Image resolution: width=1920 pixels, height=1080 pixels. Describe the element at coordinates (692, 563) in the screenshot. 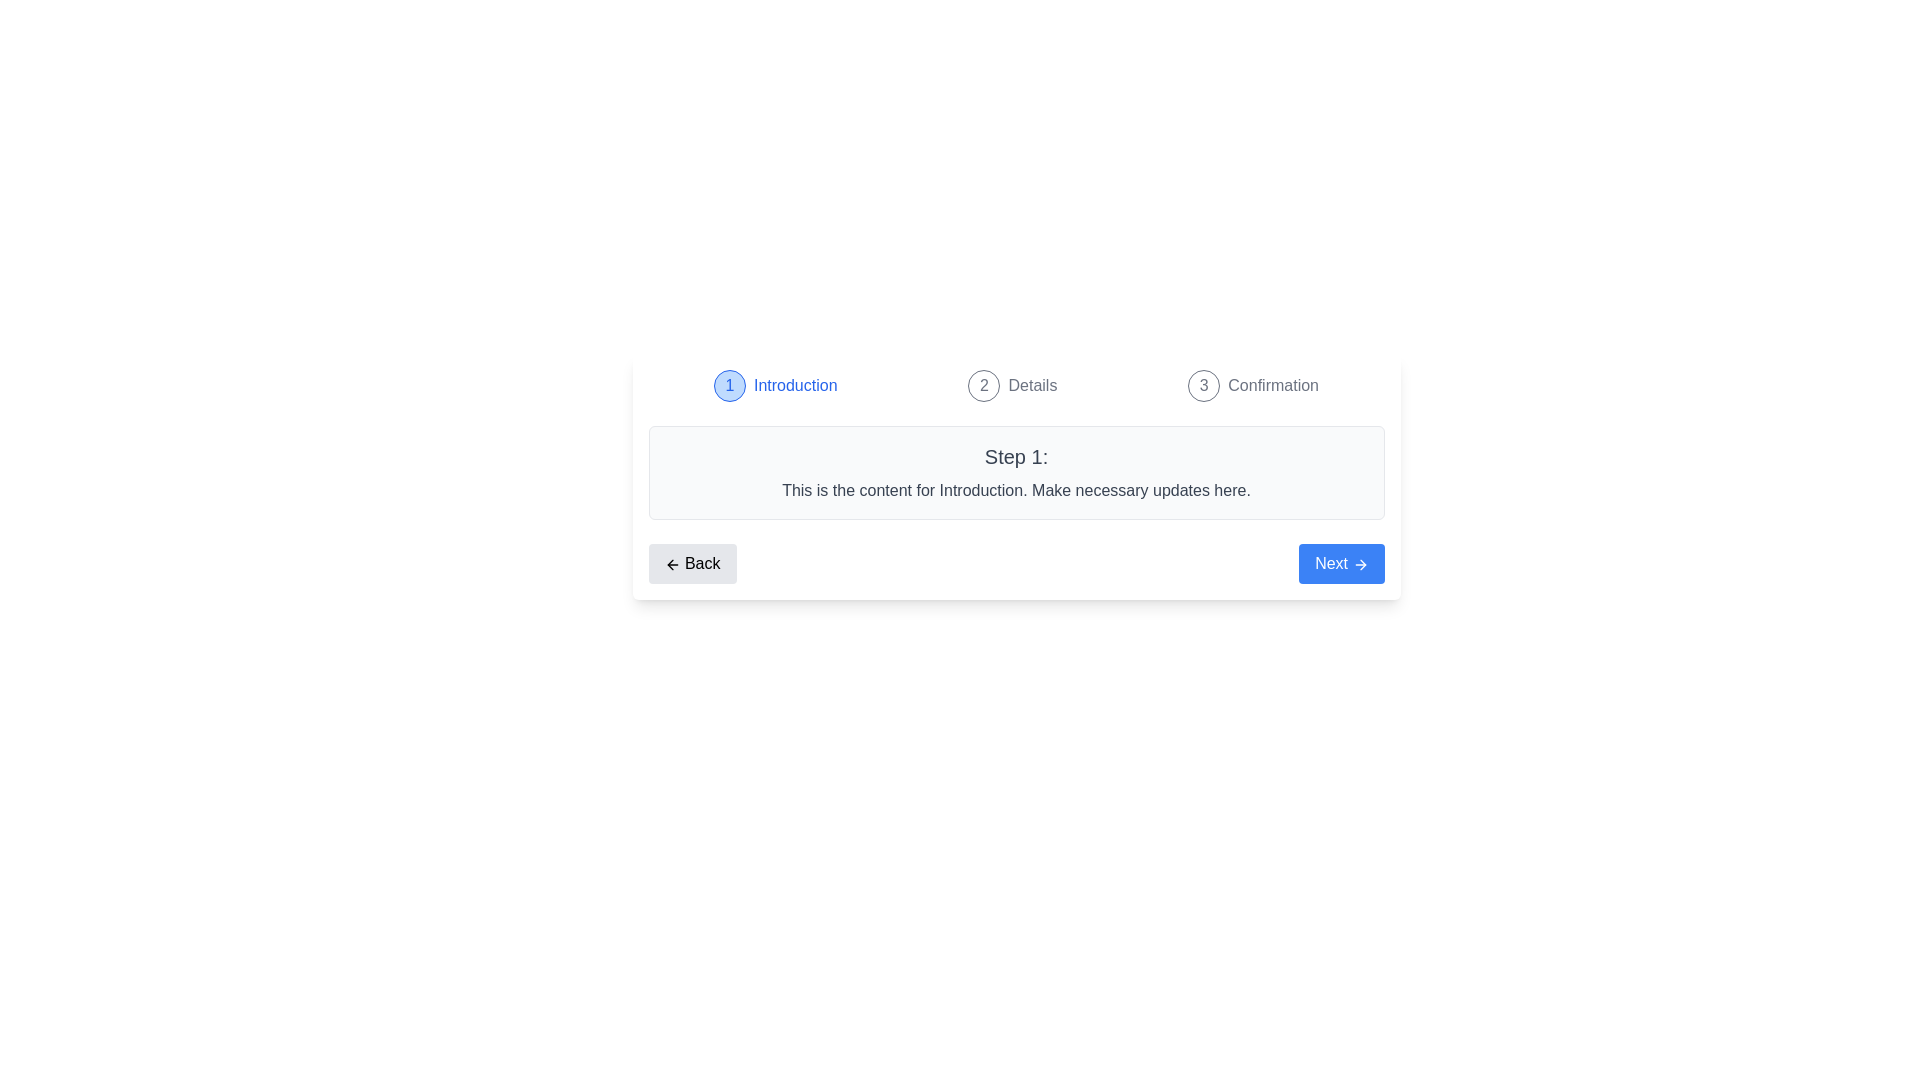

I see `the Back button to navigate steps` at that location.